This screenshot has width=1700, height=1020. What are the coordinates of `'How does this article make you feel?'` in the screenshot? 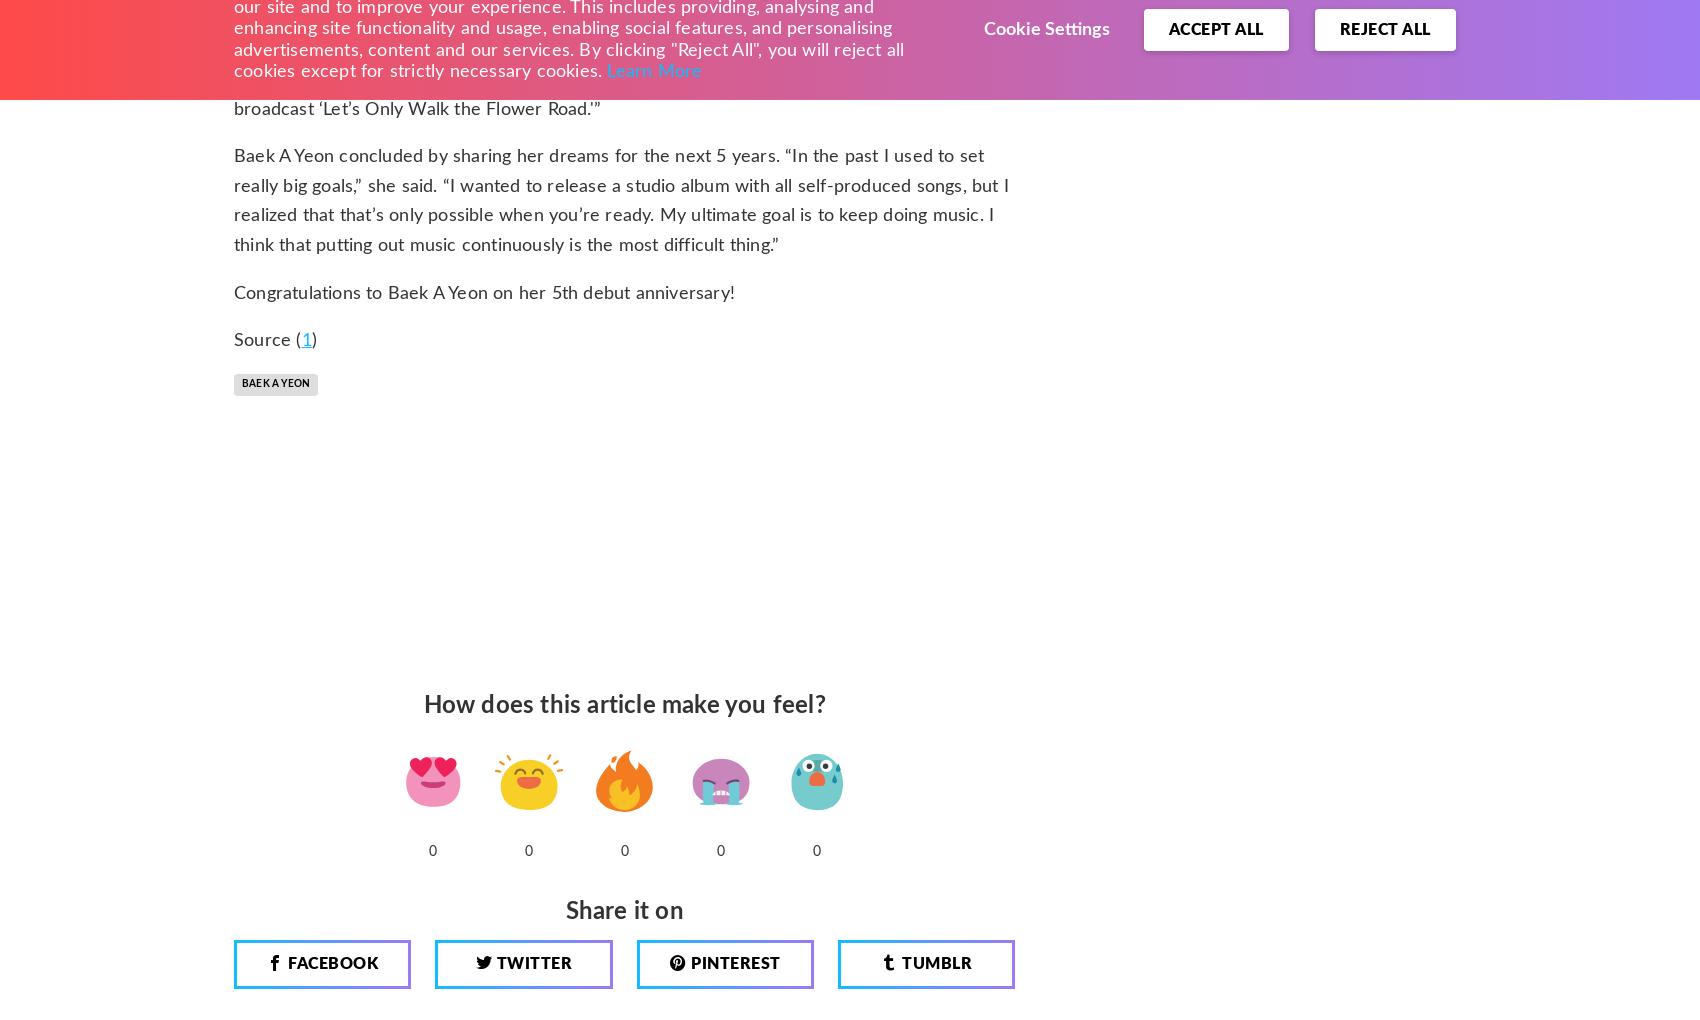 It's located at (623, 704).